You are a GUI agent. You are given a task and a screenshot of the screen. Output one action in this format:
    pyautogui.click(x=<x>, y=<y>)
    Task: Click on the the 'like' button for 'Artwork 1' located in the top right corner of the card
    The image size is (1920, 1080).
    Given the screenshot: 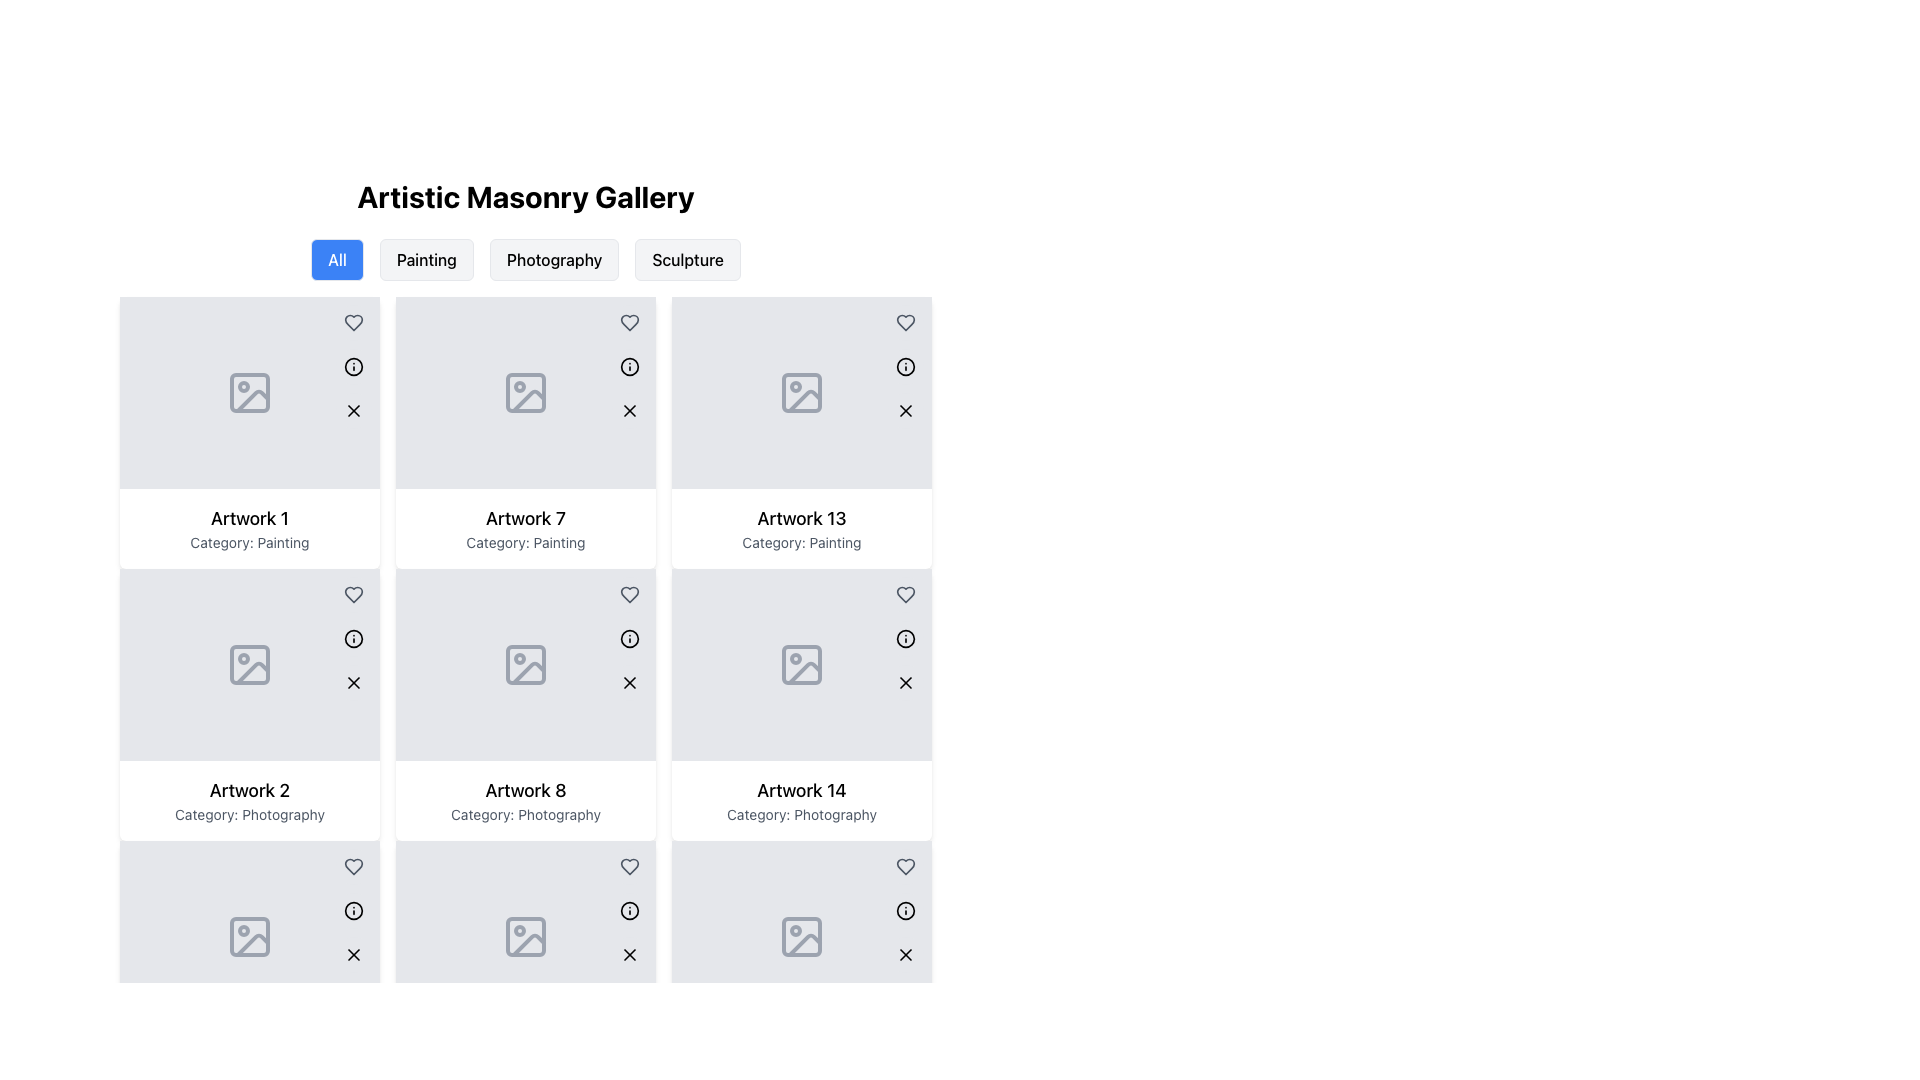 What is the action you would take?
    pyautogui.click(x=354, y=322)
    